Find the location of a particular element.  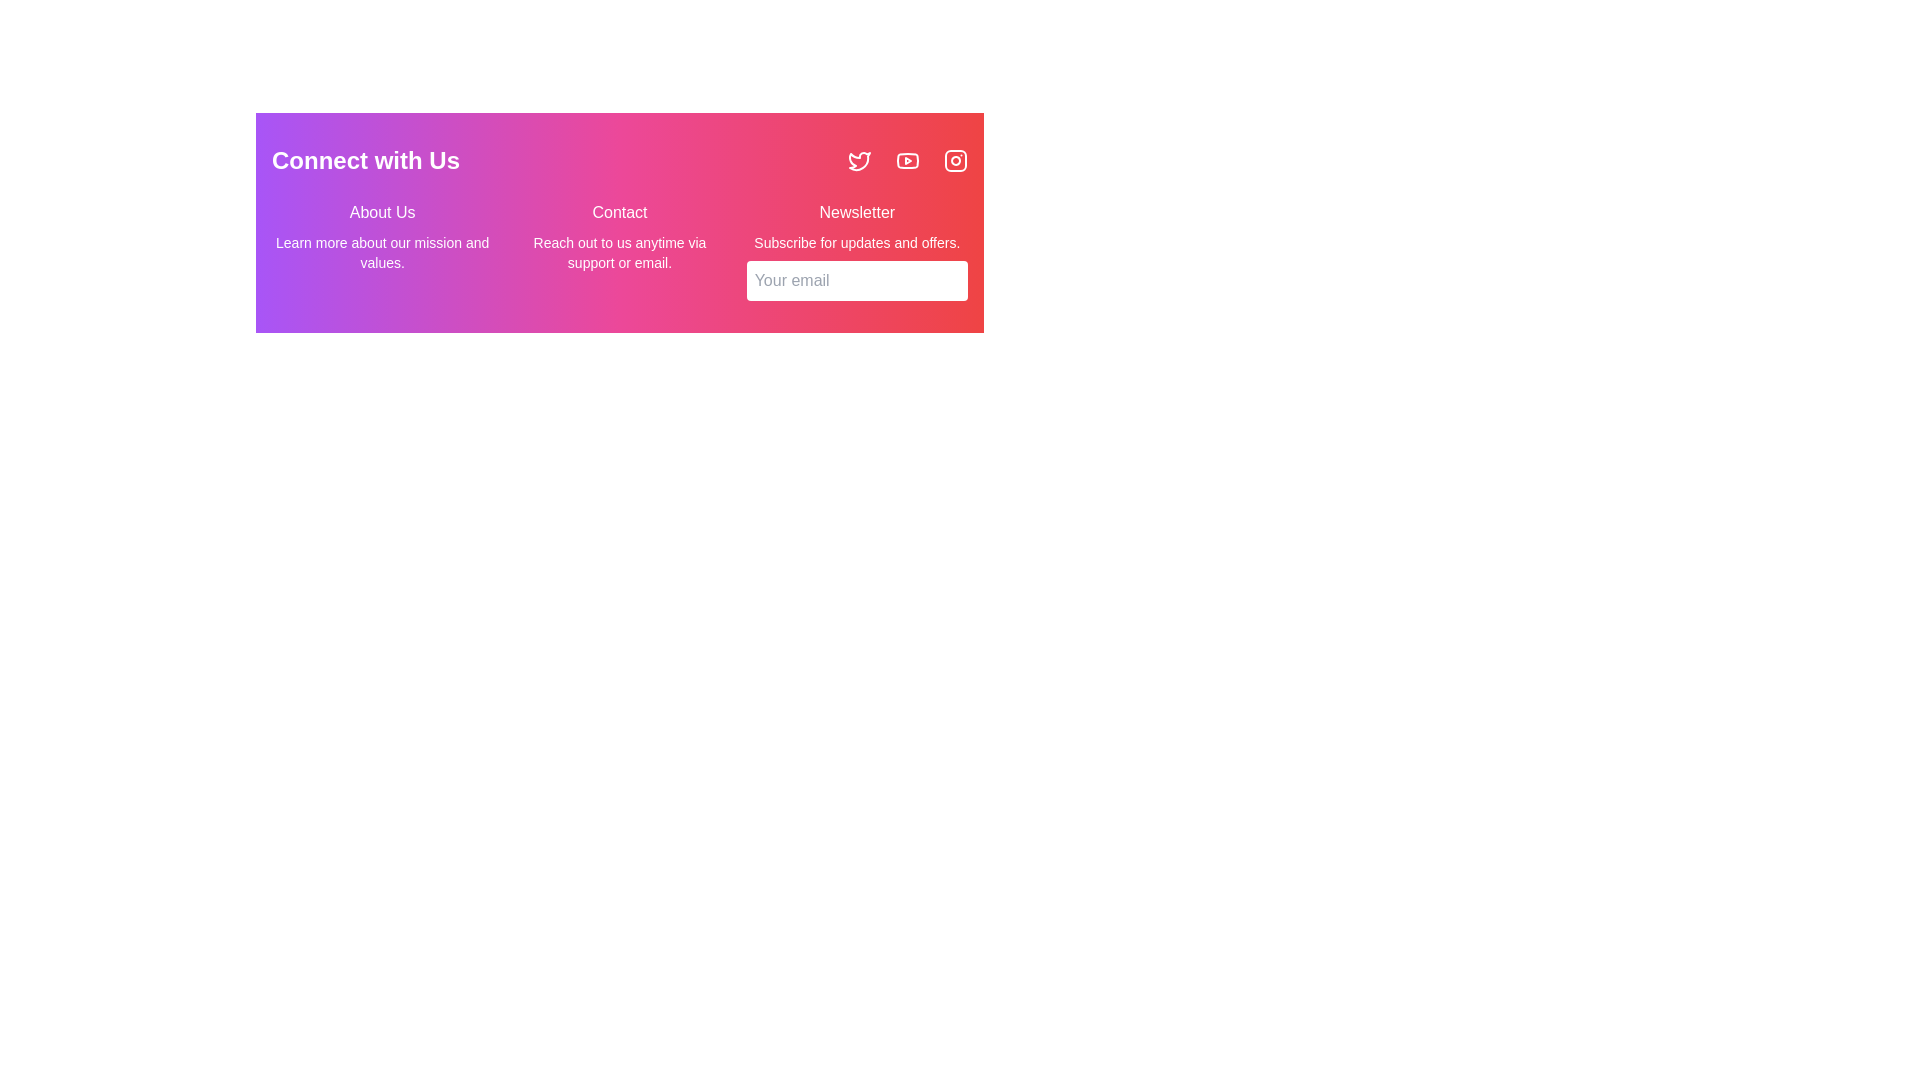

the 'About Us' Text Block, which features a bold title and smaller text in a gradient purple to pink background, located at the top left of the three-column grid layout is located at coordinates (382, 249).